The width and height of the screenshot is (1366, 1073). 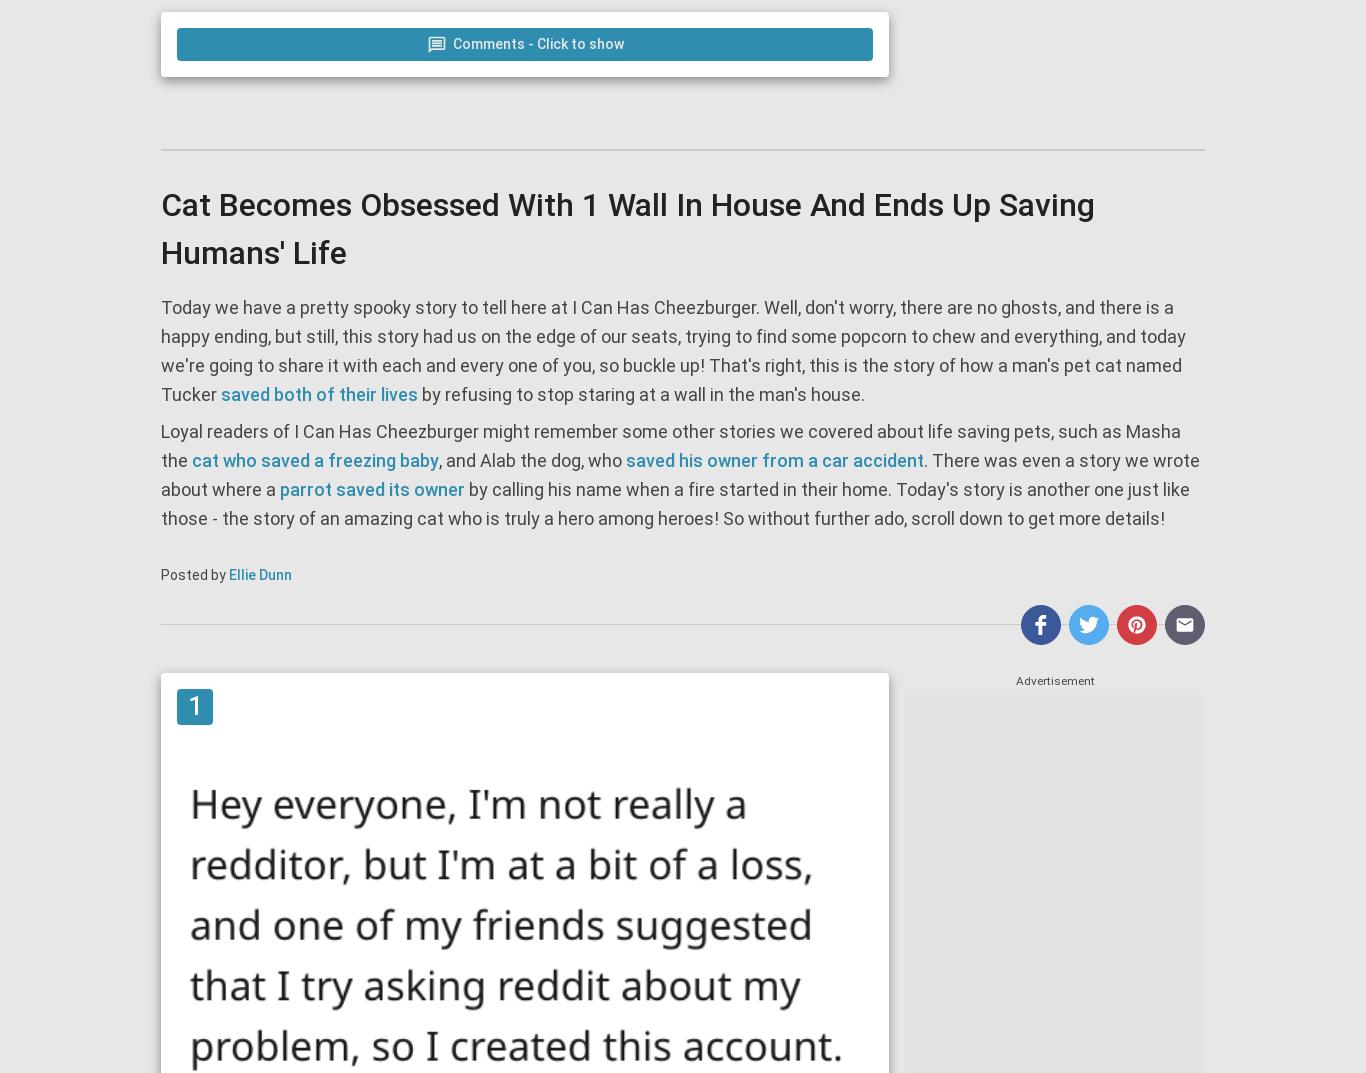 I want to click on 'by refusing to stop staring at a wall in the man's house.', so click(x=416, y=393).